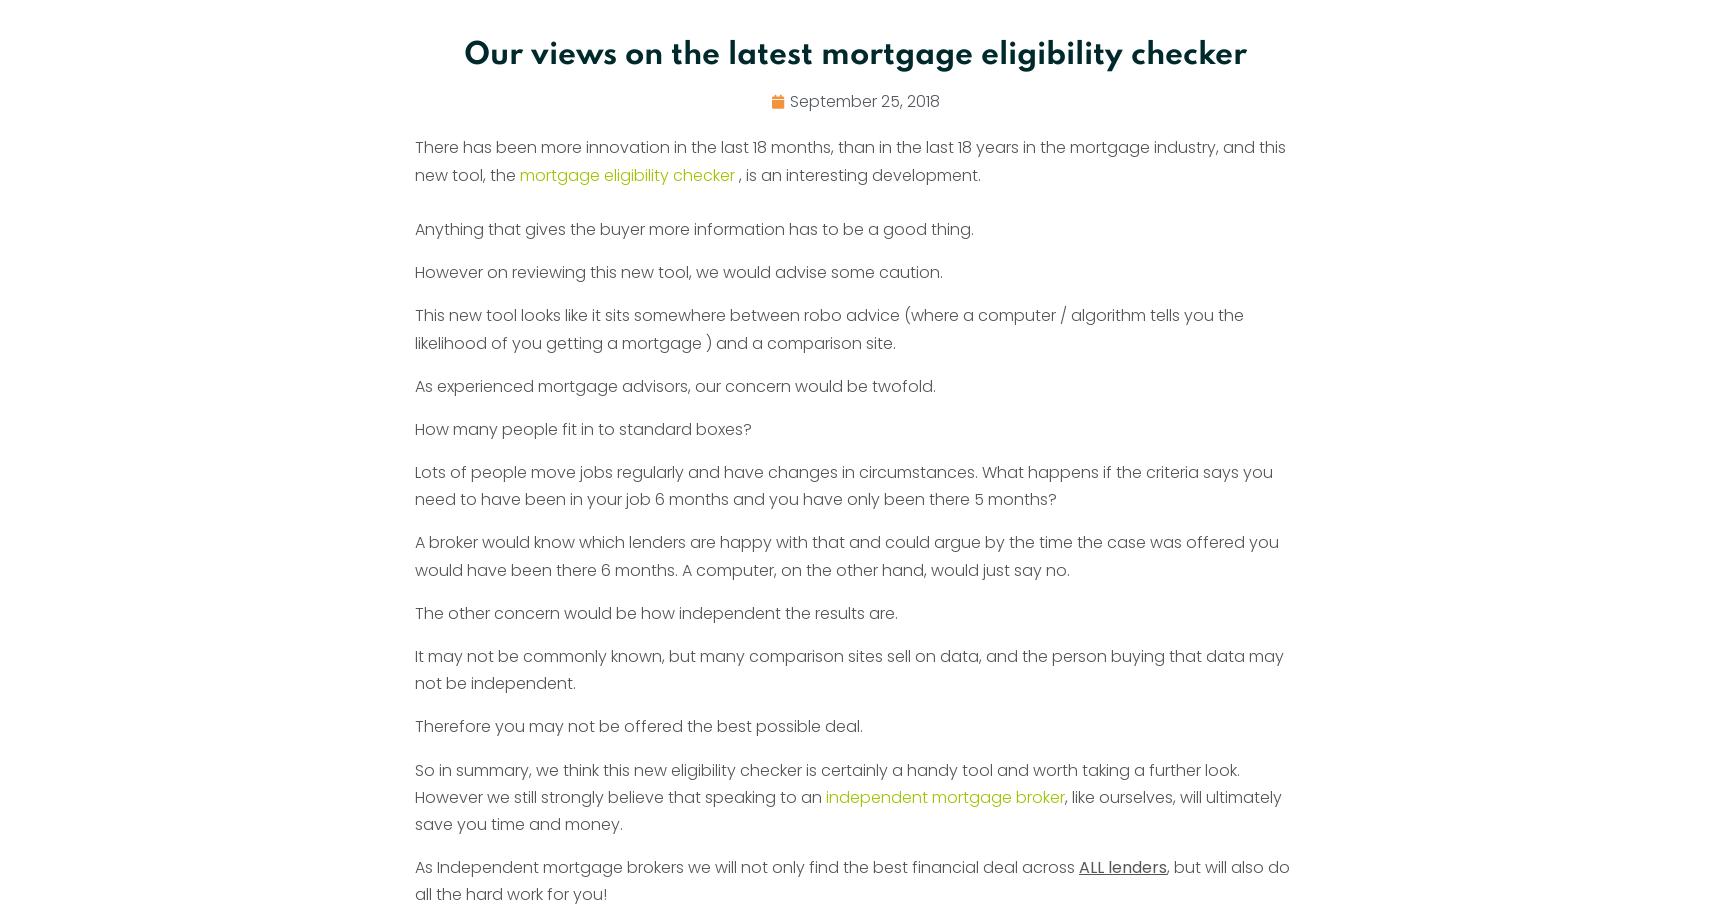 Image resolution: width=1710 pixels, height=910 pixels. Describe the element at coordinates (1165, 147) in the screenshot. I see `'August 17, 2023'` at that location.